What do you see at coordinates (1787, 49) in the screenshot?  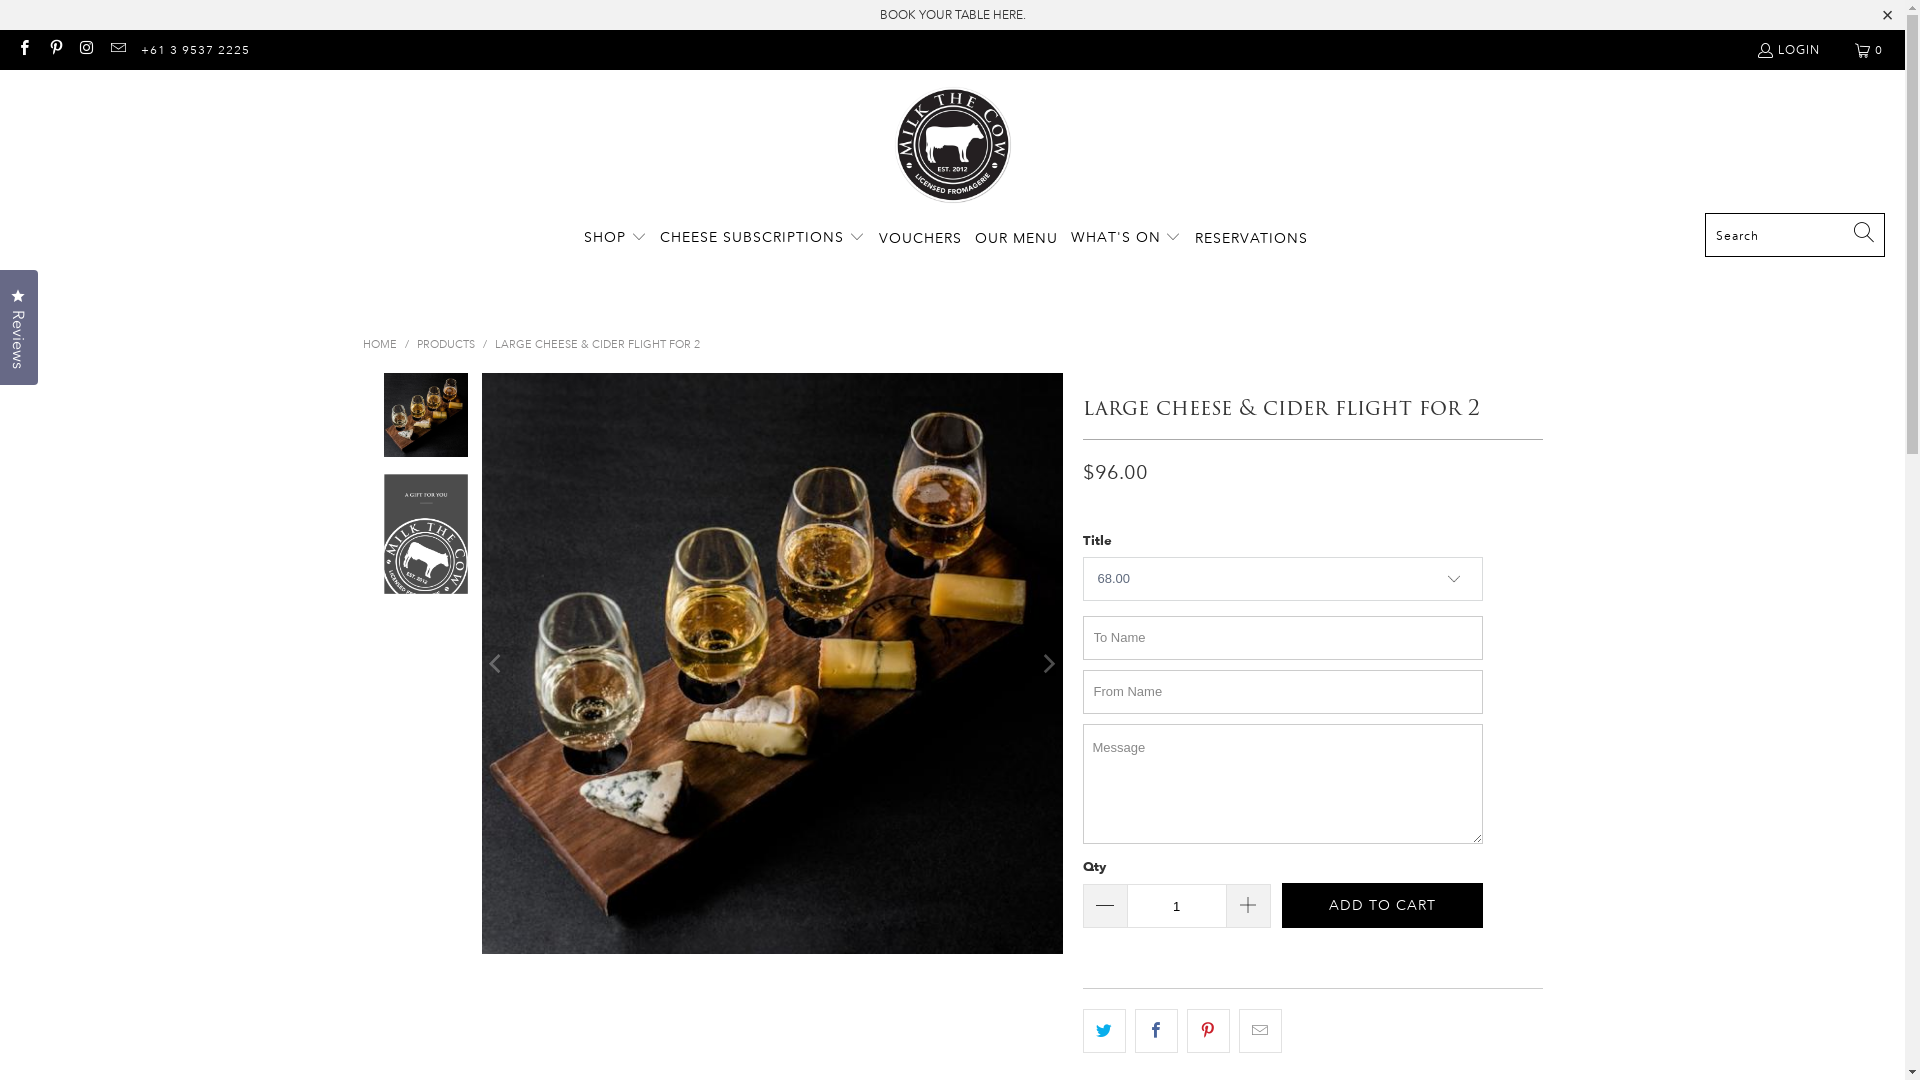 I see `'LOGIN'` at bounding box center [1787, 49].